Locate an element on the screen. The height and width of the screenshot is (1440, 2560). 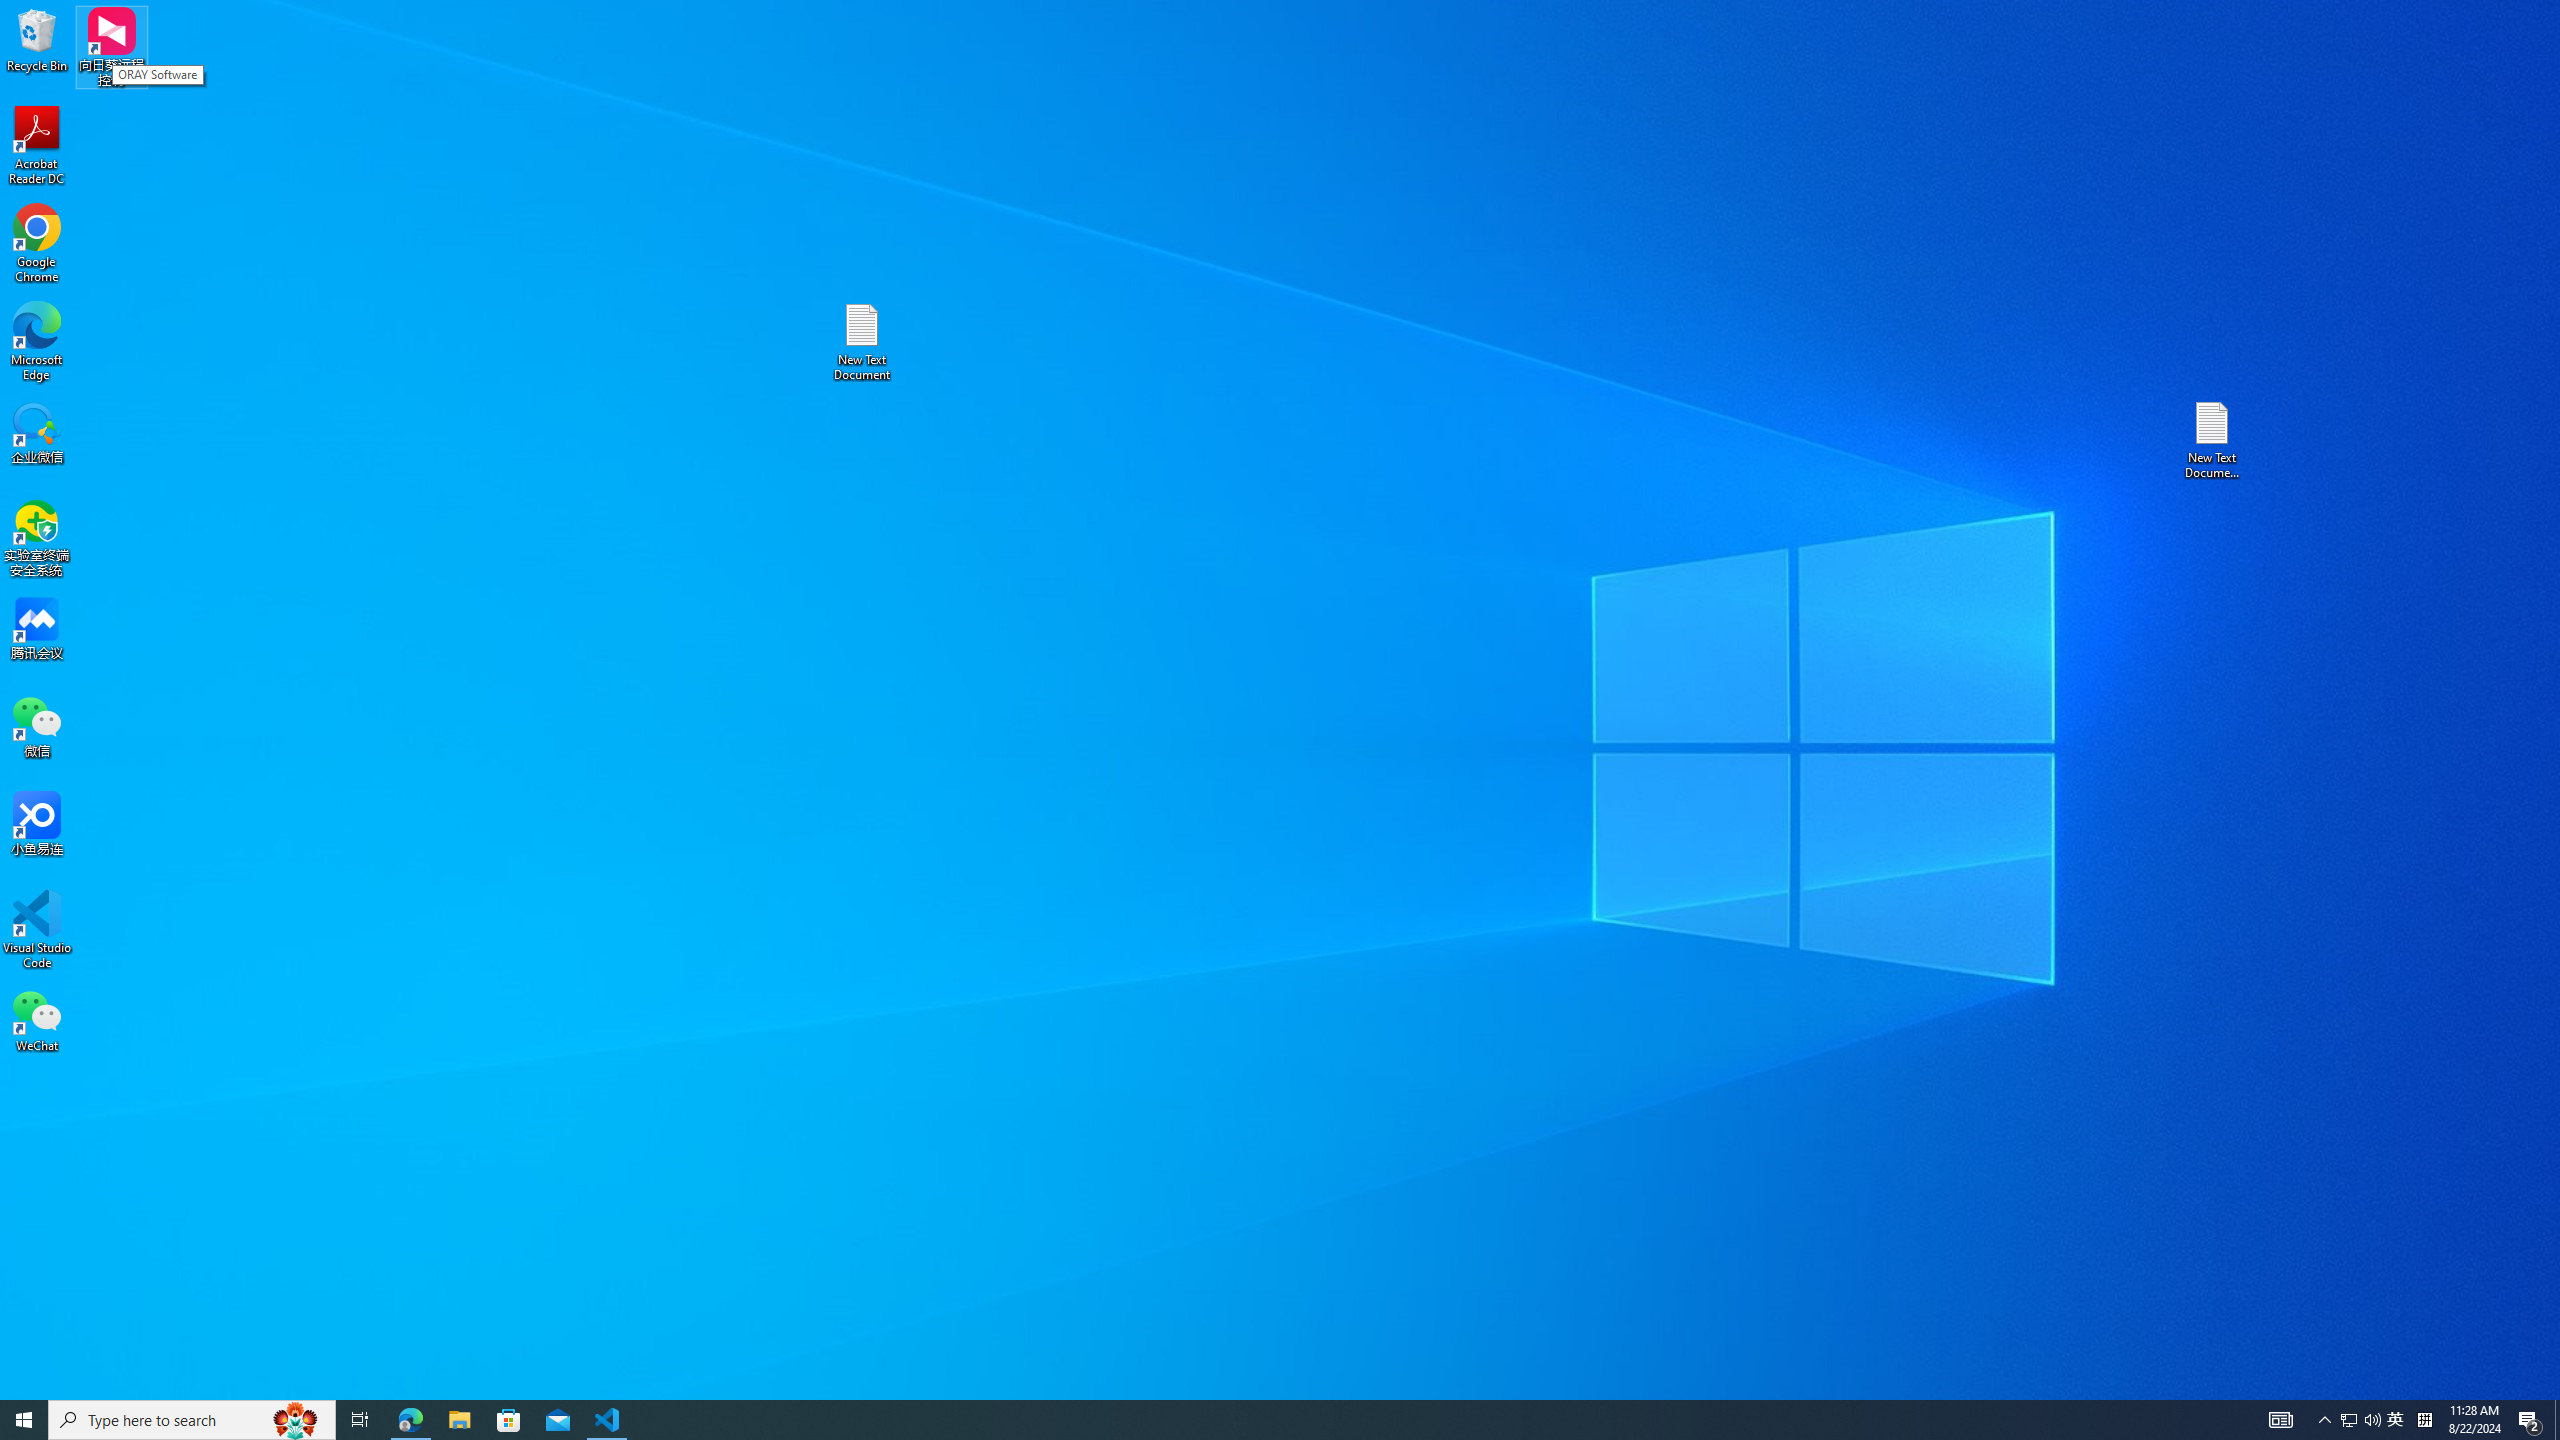
'Microsoft Store' is located at coordinates (509, 1418).